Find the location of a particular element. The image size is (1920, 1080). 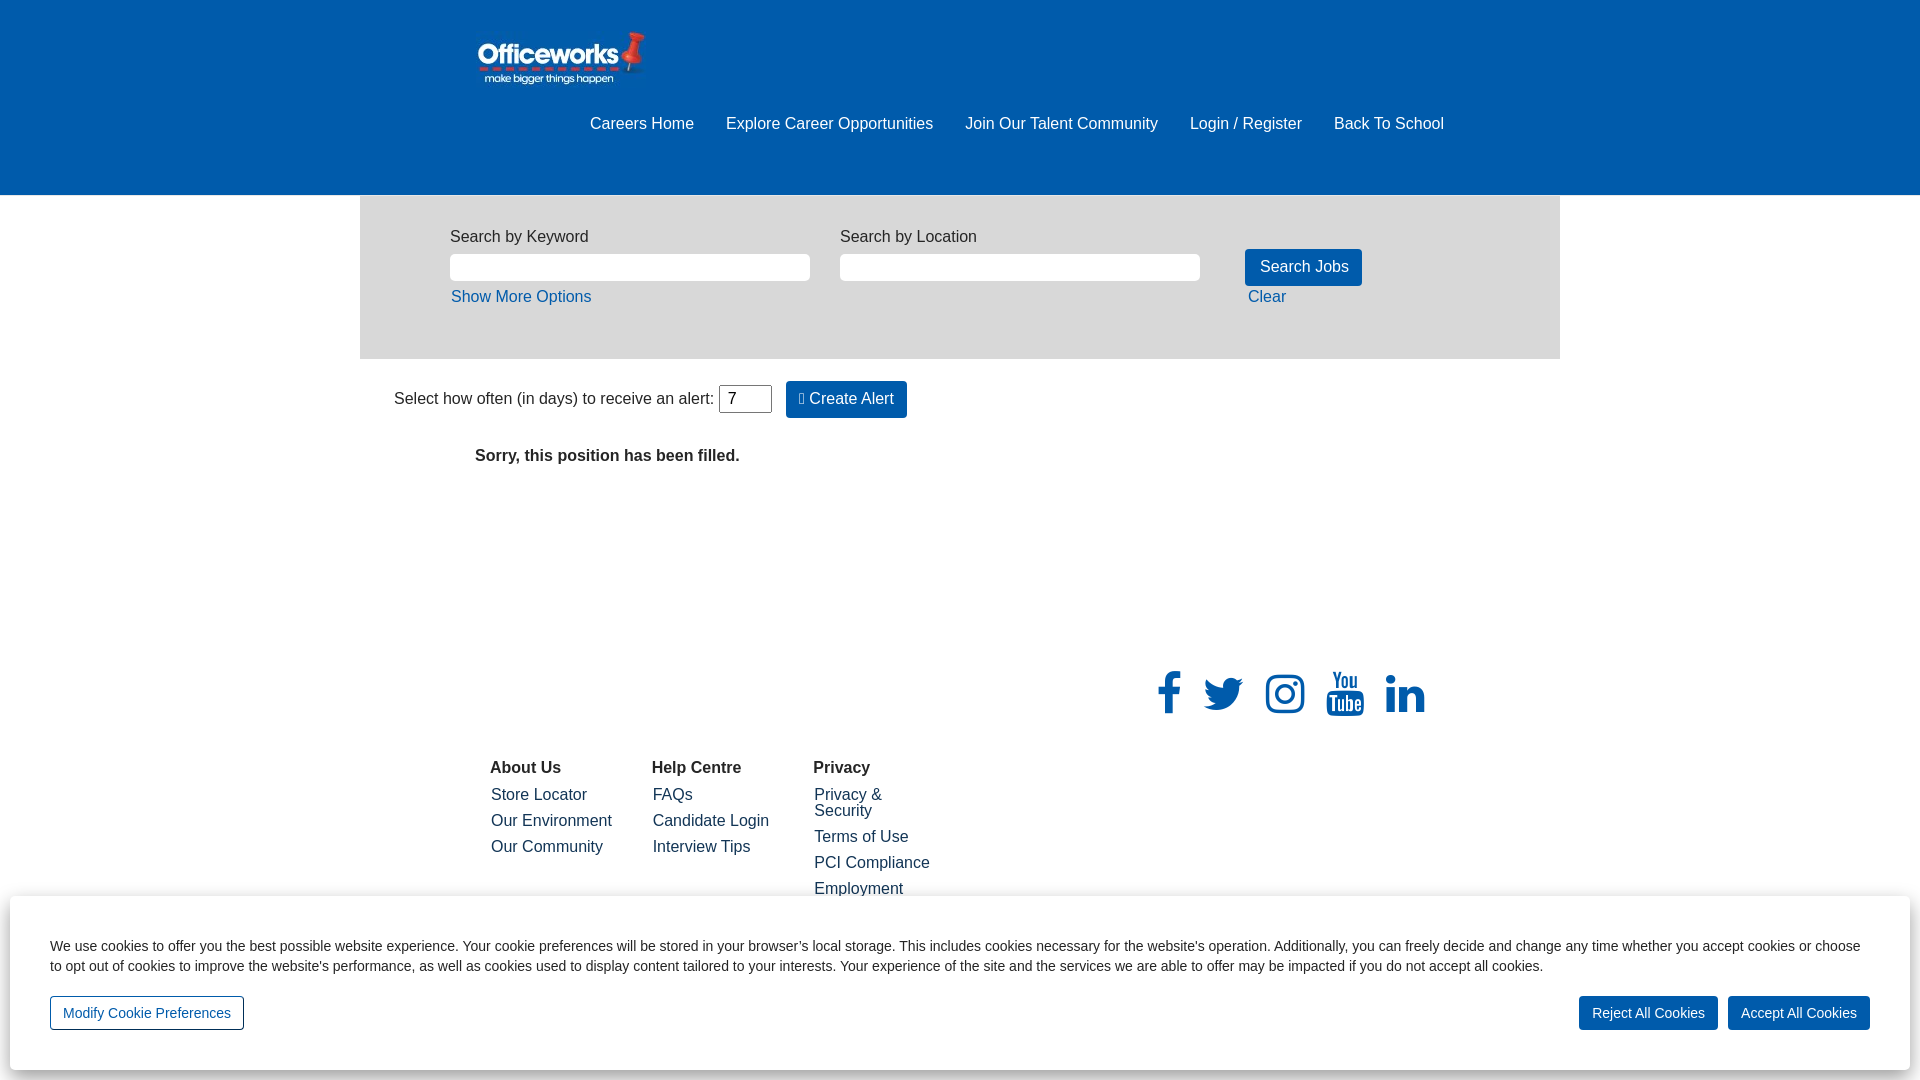

'FAQs' is located at coordinates (652, 793).